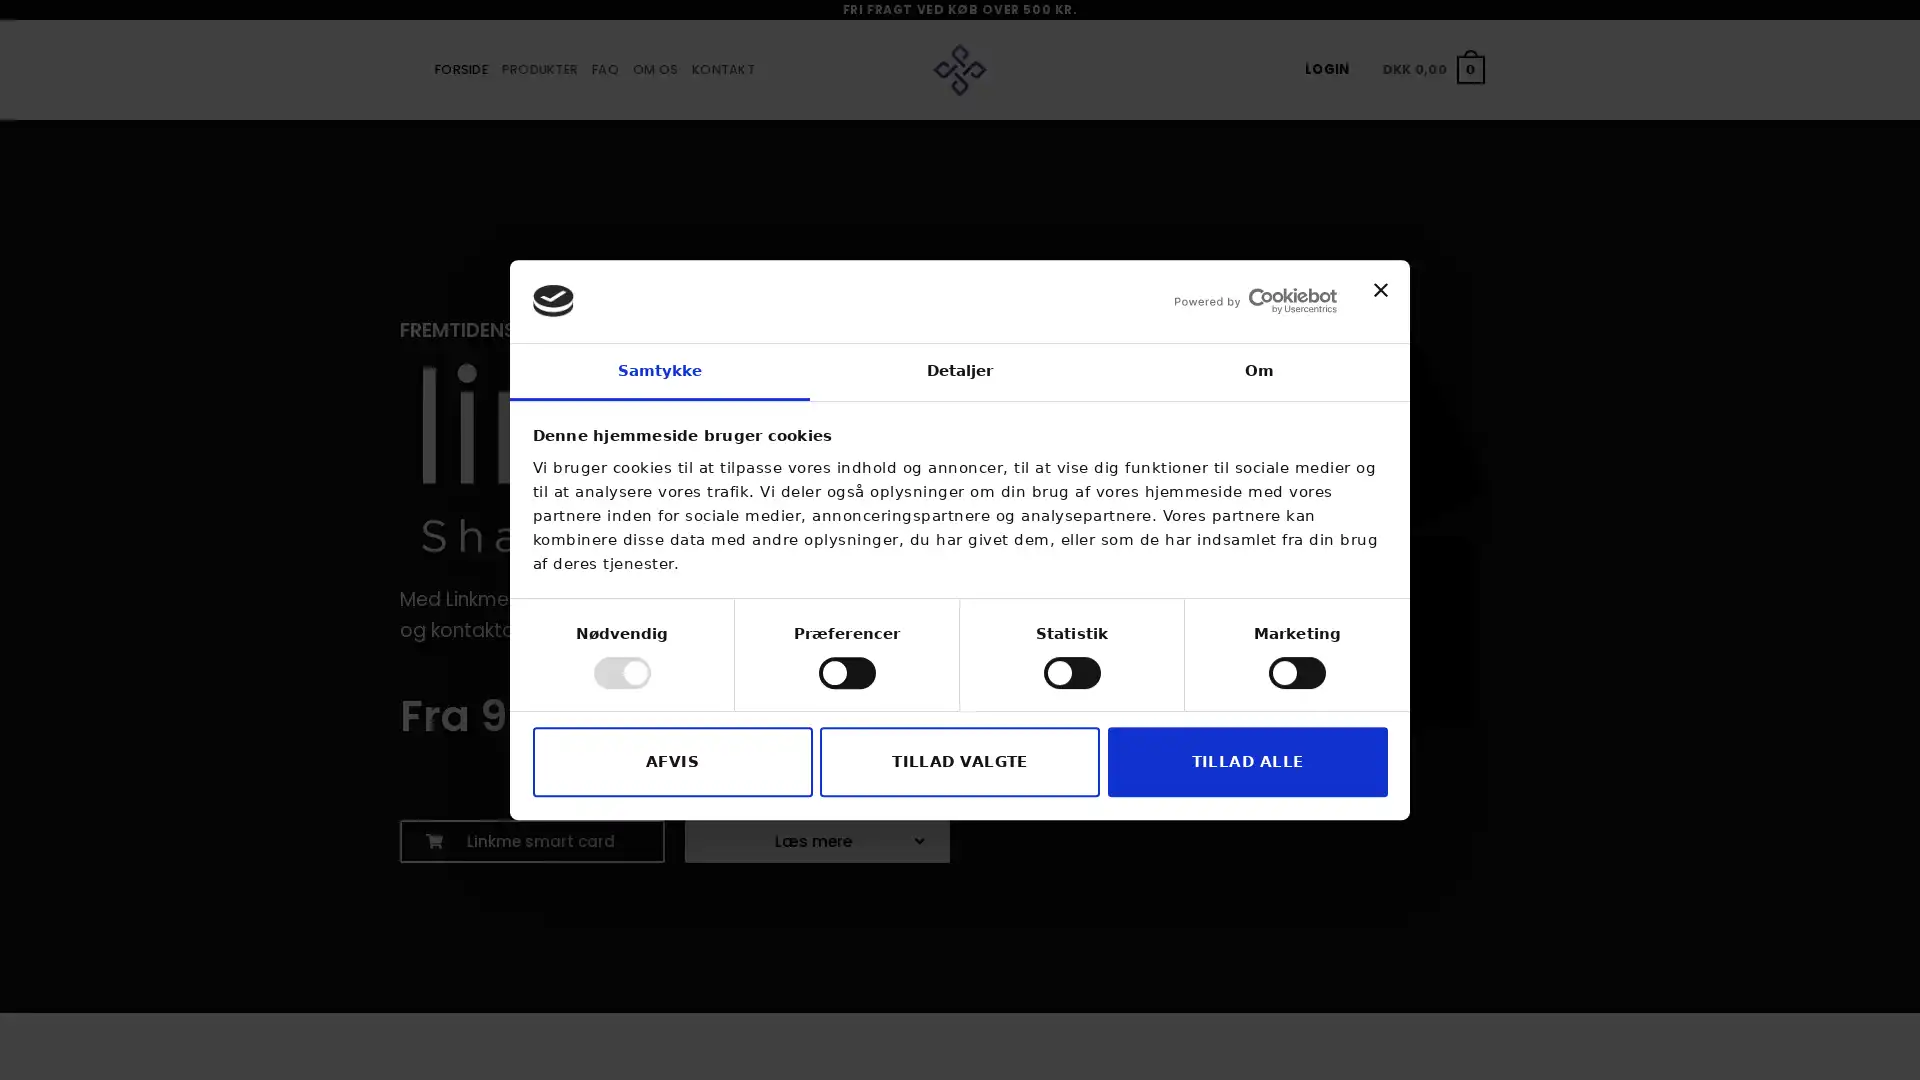 The height and width of the screenshot is (1080, 1920). What do you see at coordinates (532, 841) in the screenshot?
I see `Linkme smart card` at bounding box center [532, 841].